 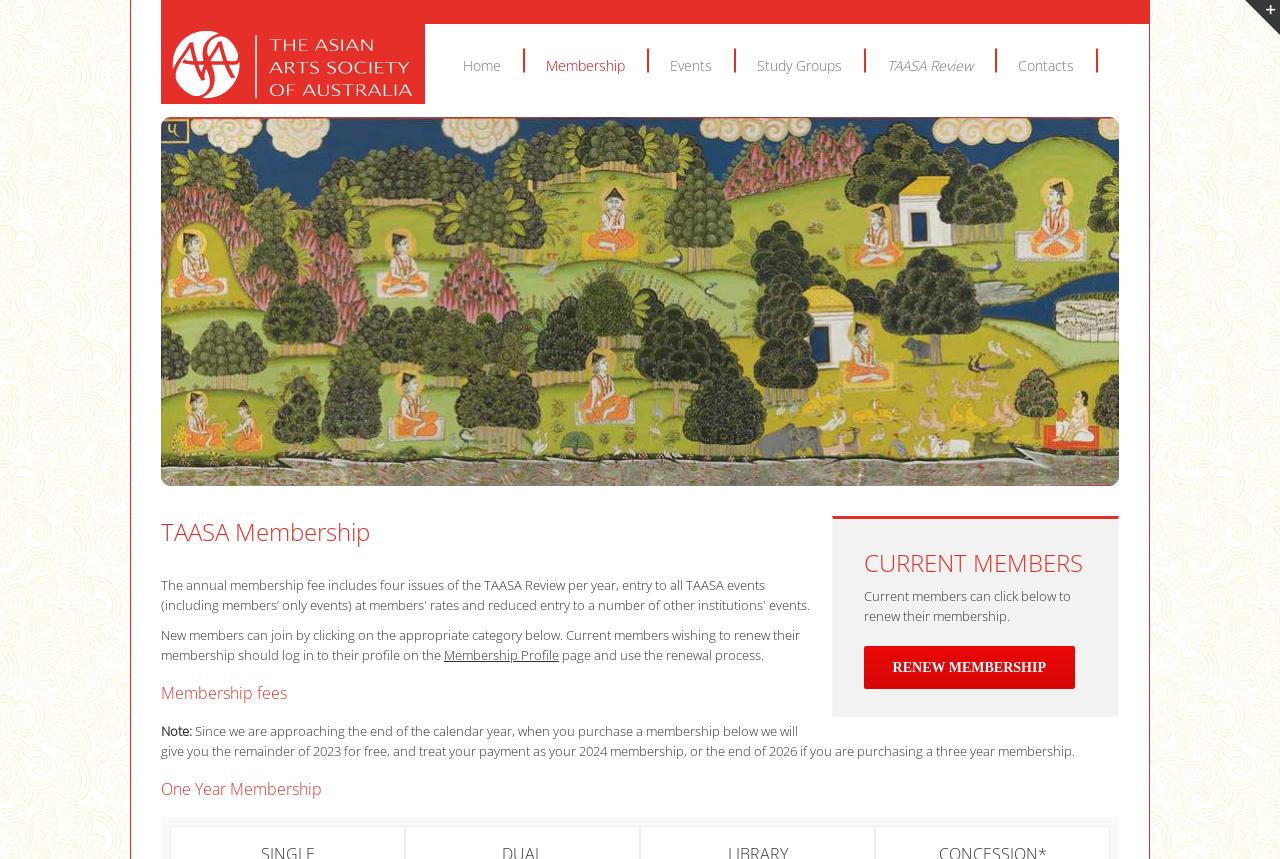 I want to click on 'Note:', so click(x=161, y=728).